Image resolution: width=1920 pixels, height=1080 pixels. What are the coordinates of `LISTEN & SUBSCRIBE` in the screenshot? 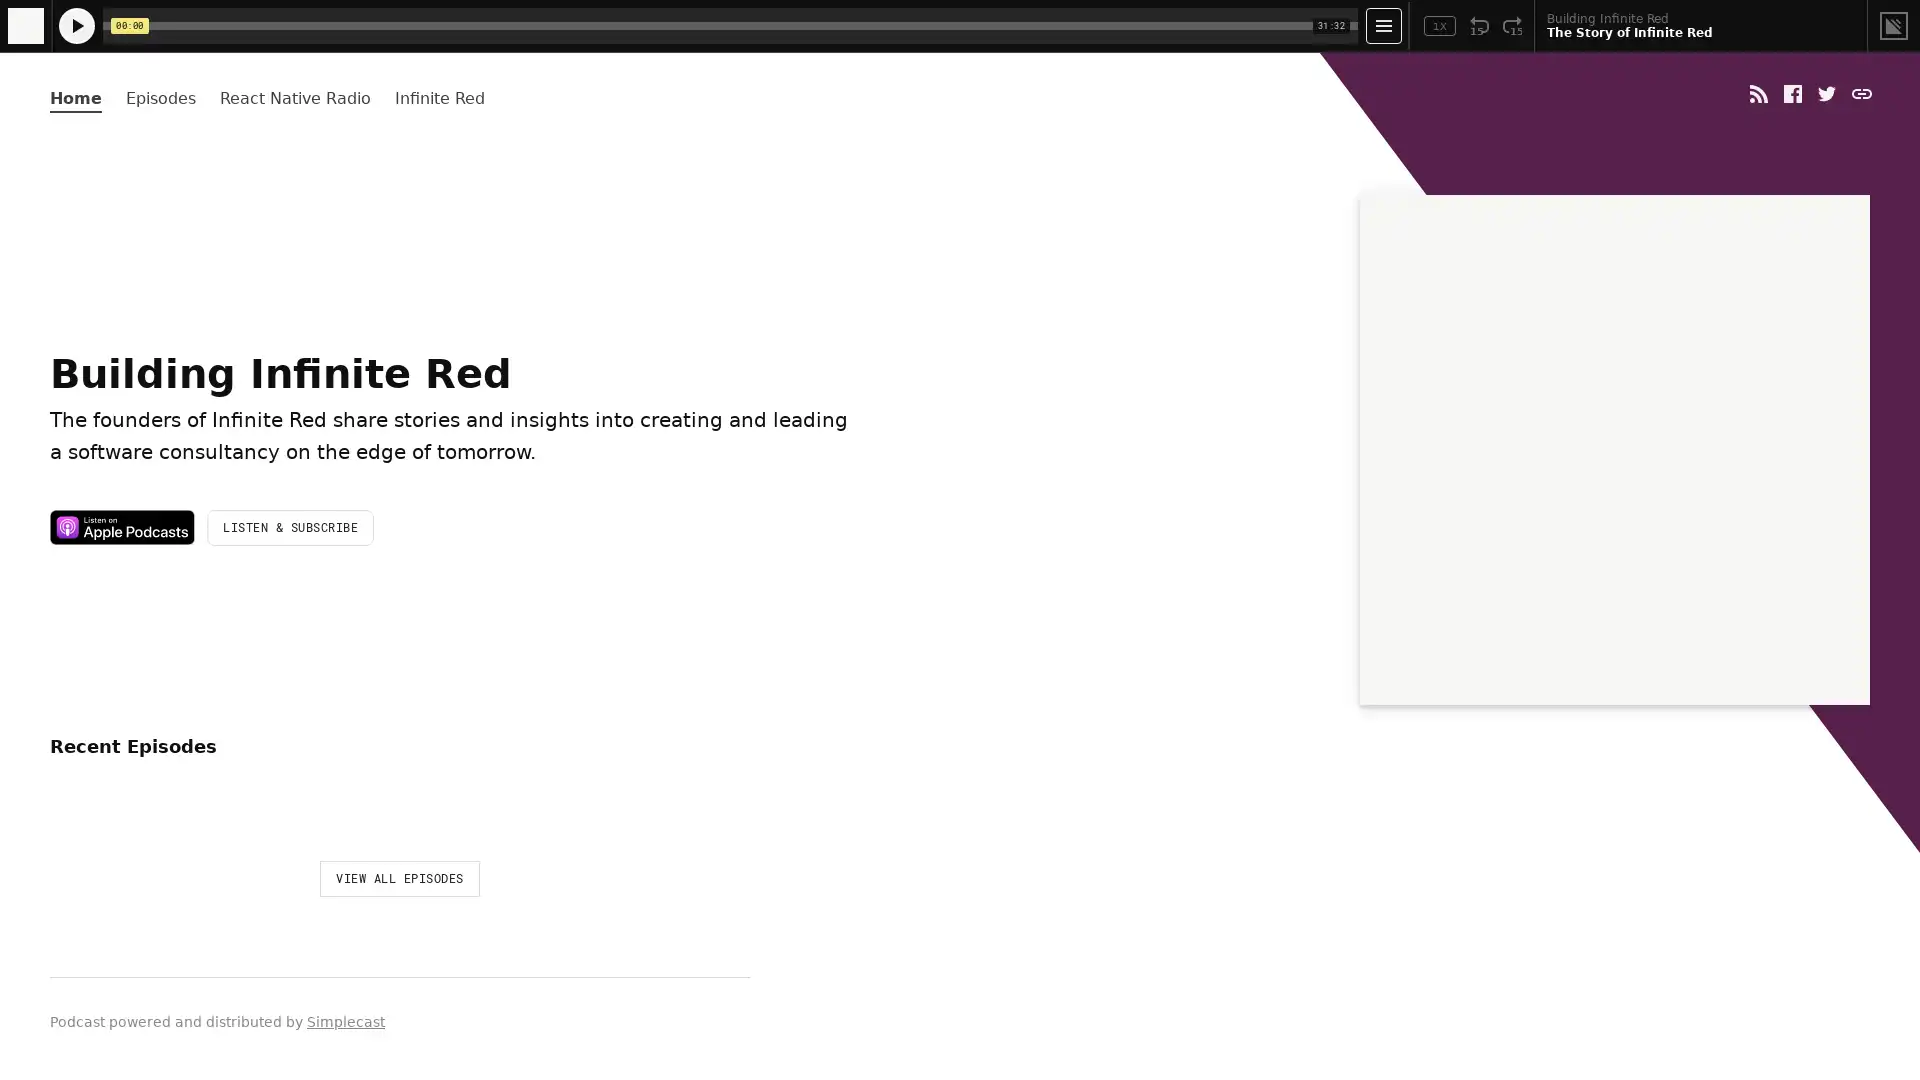 It's located at (289, 527).